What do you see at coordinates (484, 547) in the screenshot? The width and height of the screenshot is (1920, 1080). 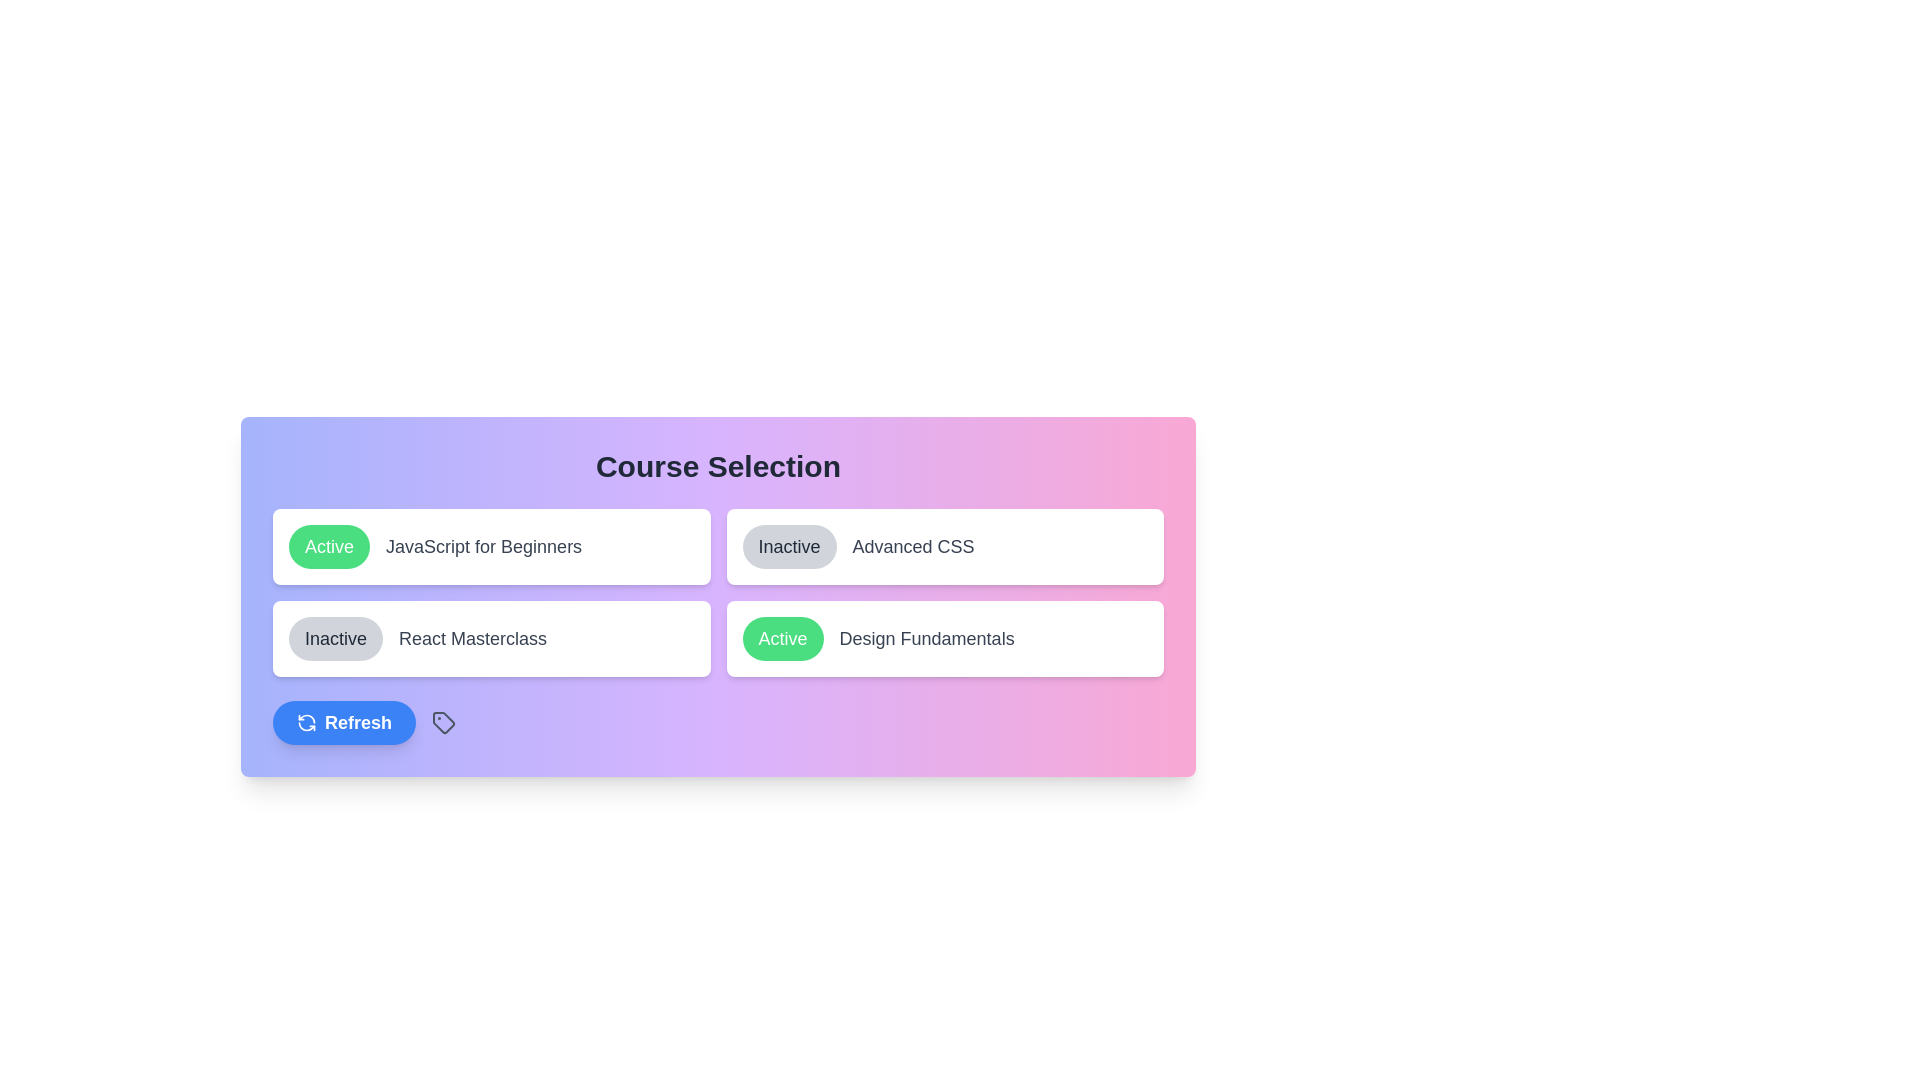 I see `text of the label indicating the course titled 'JavaScript for Beginners', which is positioned to the right of the green button labeled 'Active' in the Course Selection section` at bounding box center [484, 547].